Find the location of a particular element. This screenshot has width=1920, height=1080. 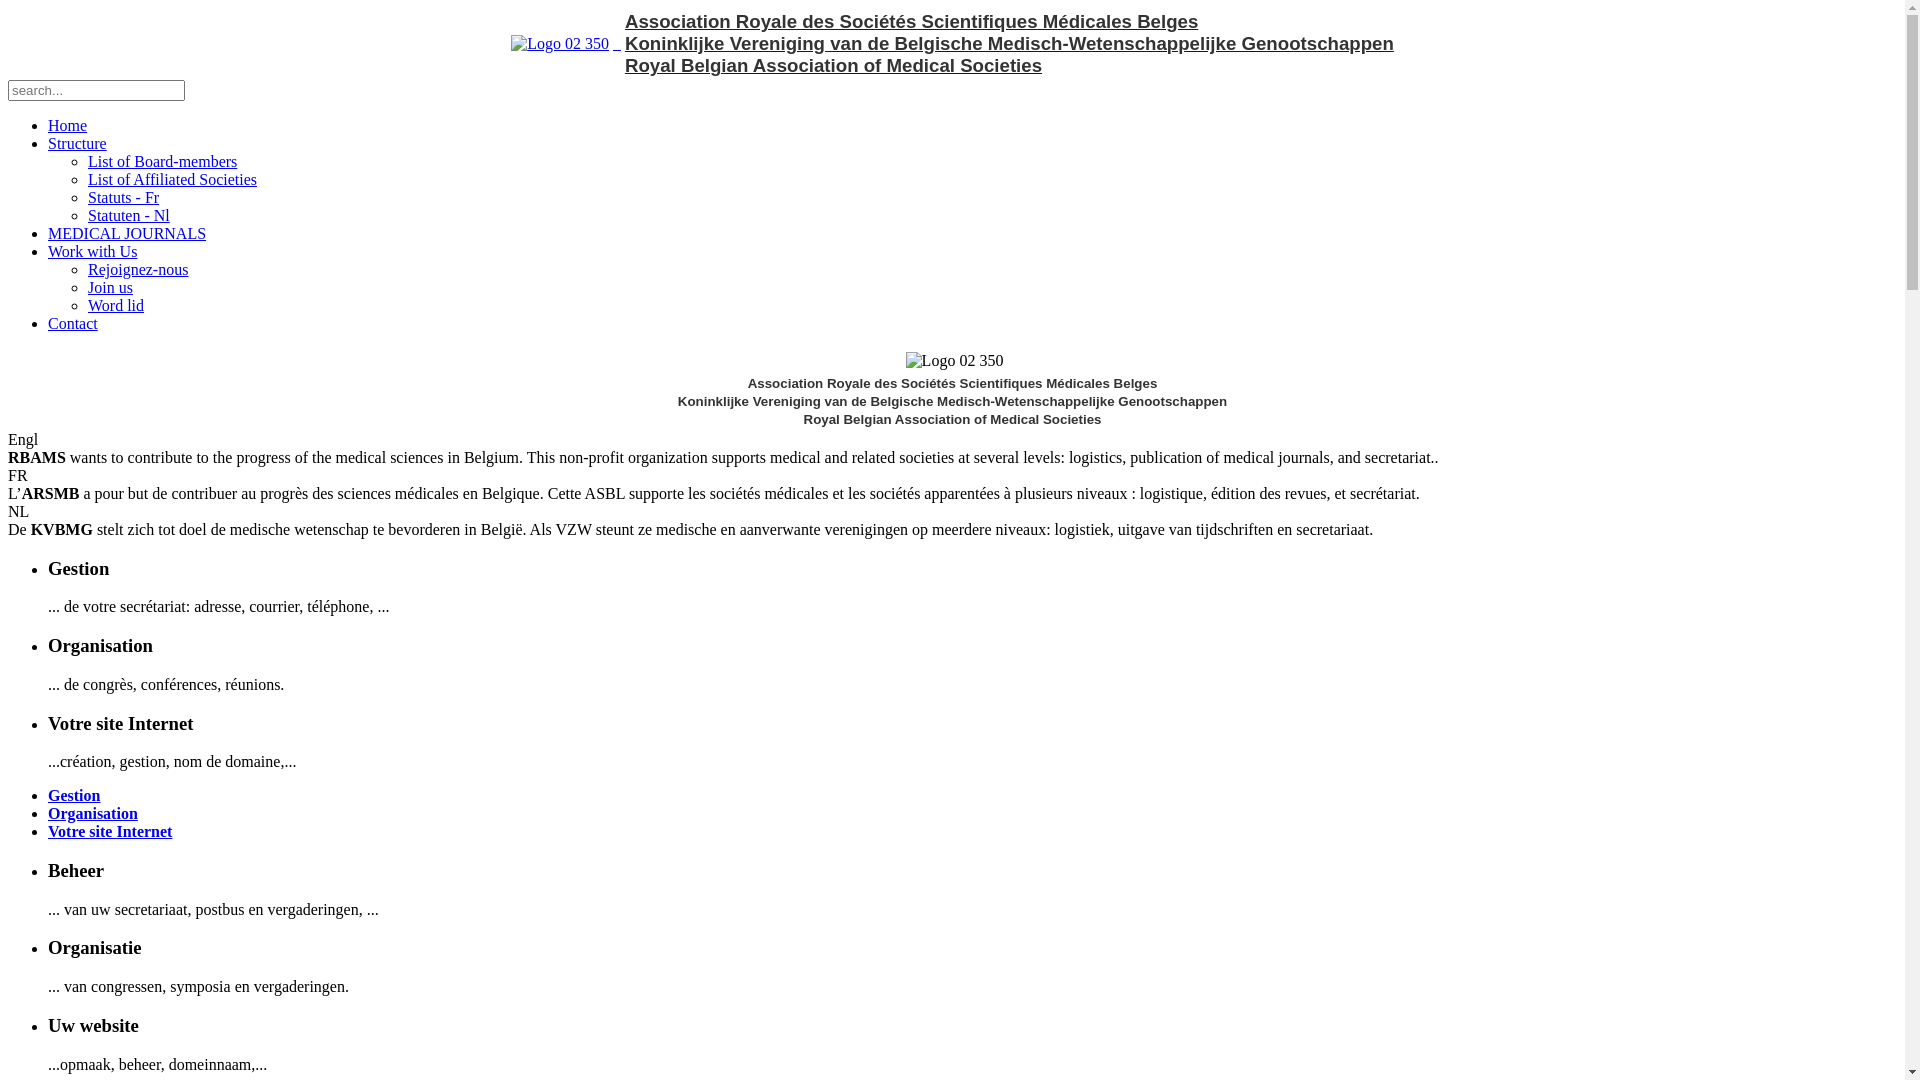

'Work with Us' is located at coordinates (91, 250).